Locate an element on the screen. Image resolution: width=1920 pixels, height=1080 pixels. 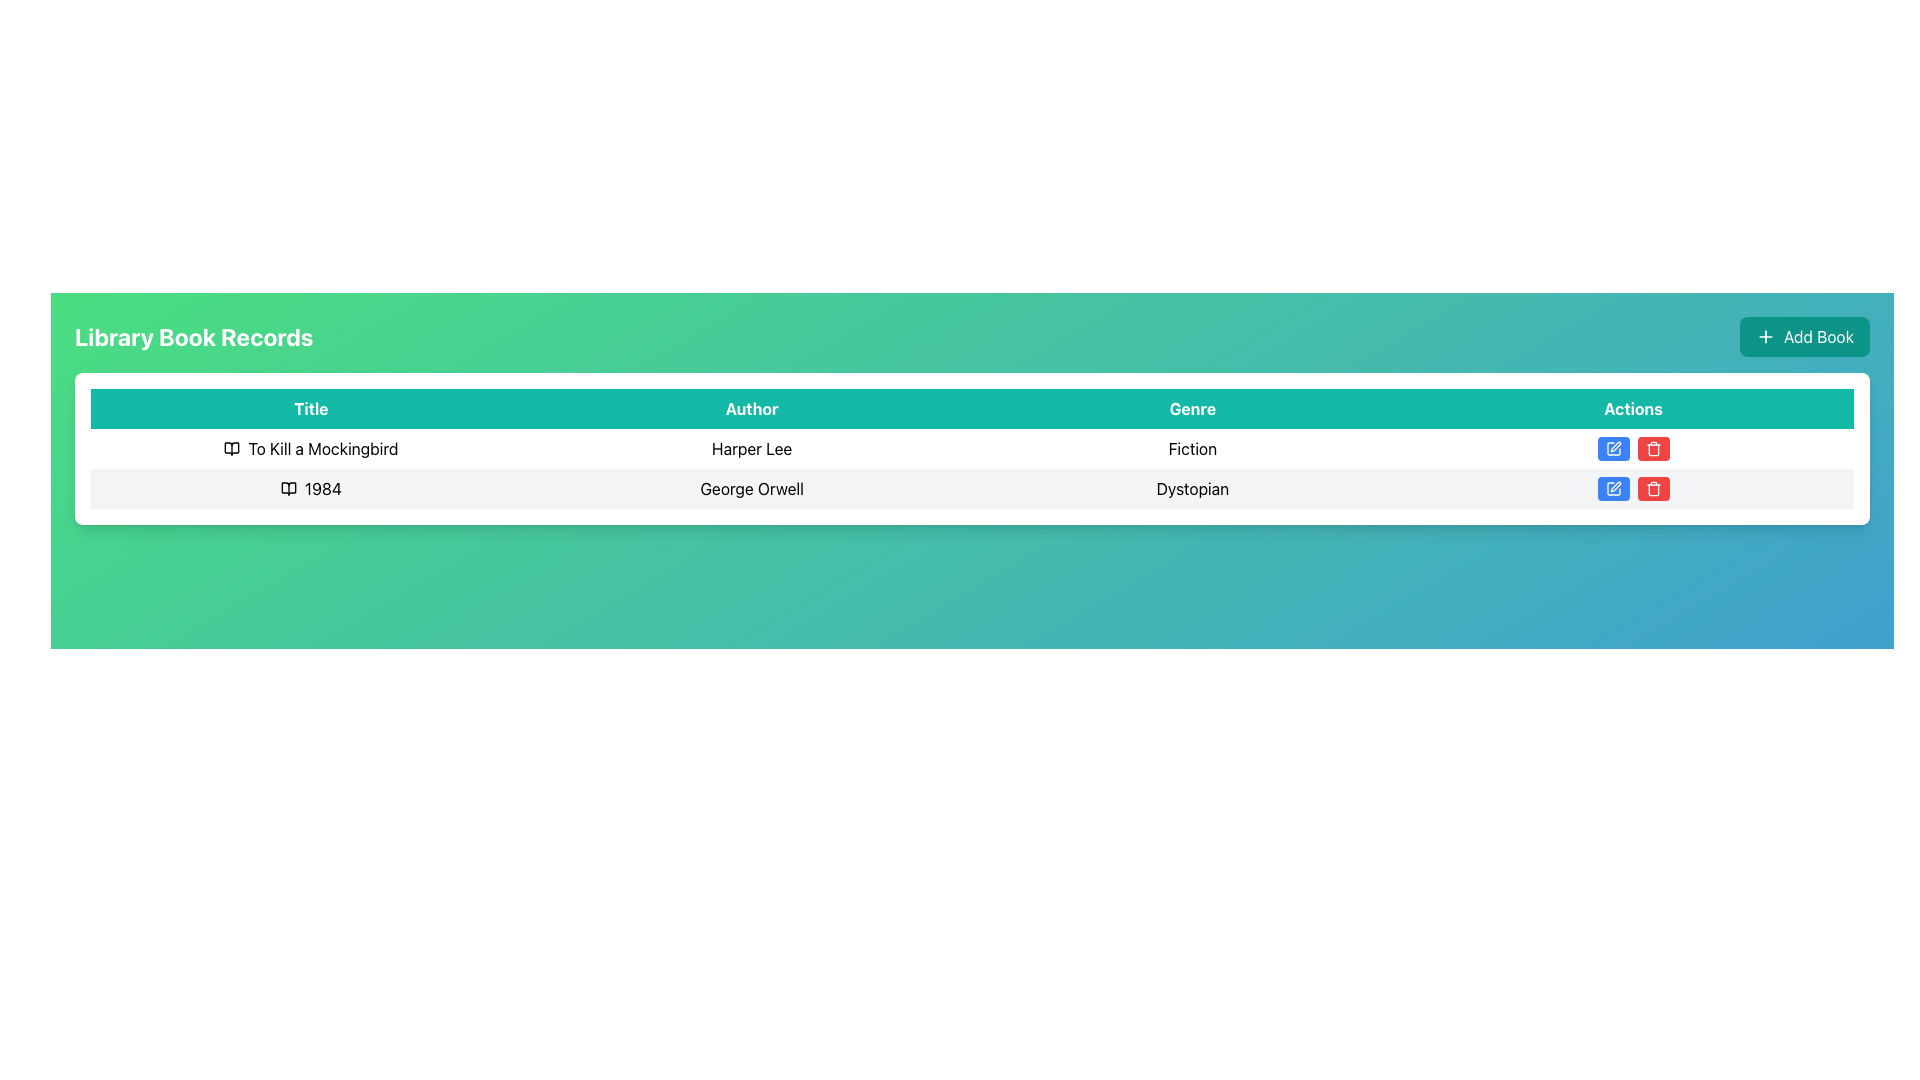
text '1984' in the second row of the library books table under the 'Title' column is located at coordinates (310, 489).